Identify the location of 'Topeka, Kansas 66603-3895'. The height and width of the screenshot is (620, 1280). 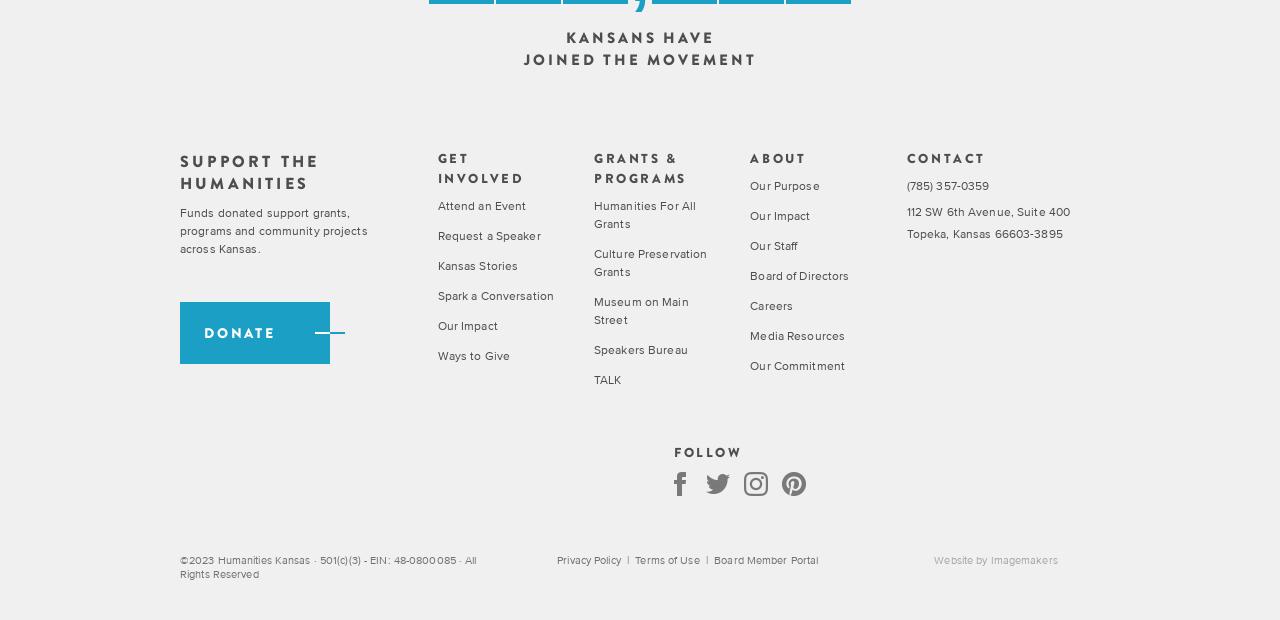
(984, 232).